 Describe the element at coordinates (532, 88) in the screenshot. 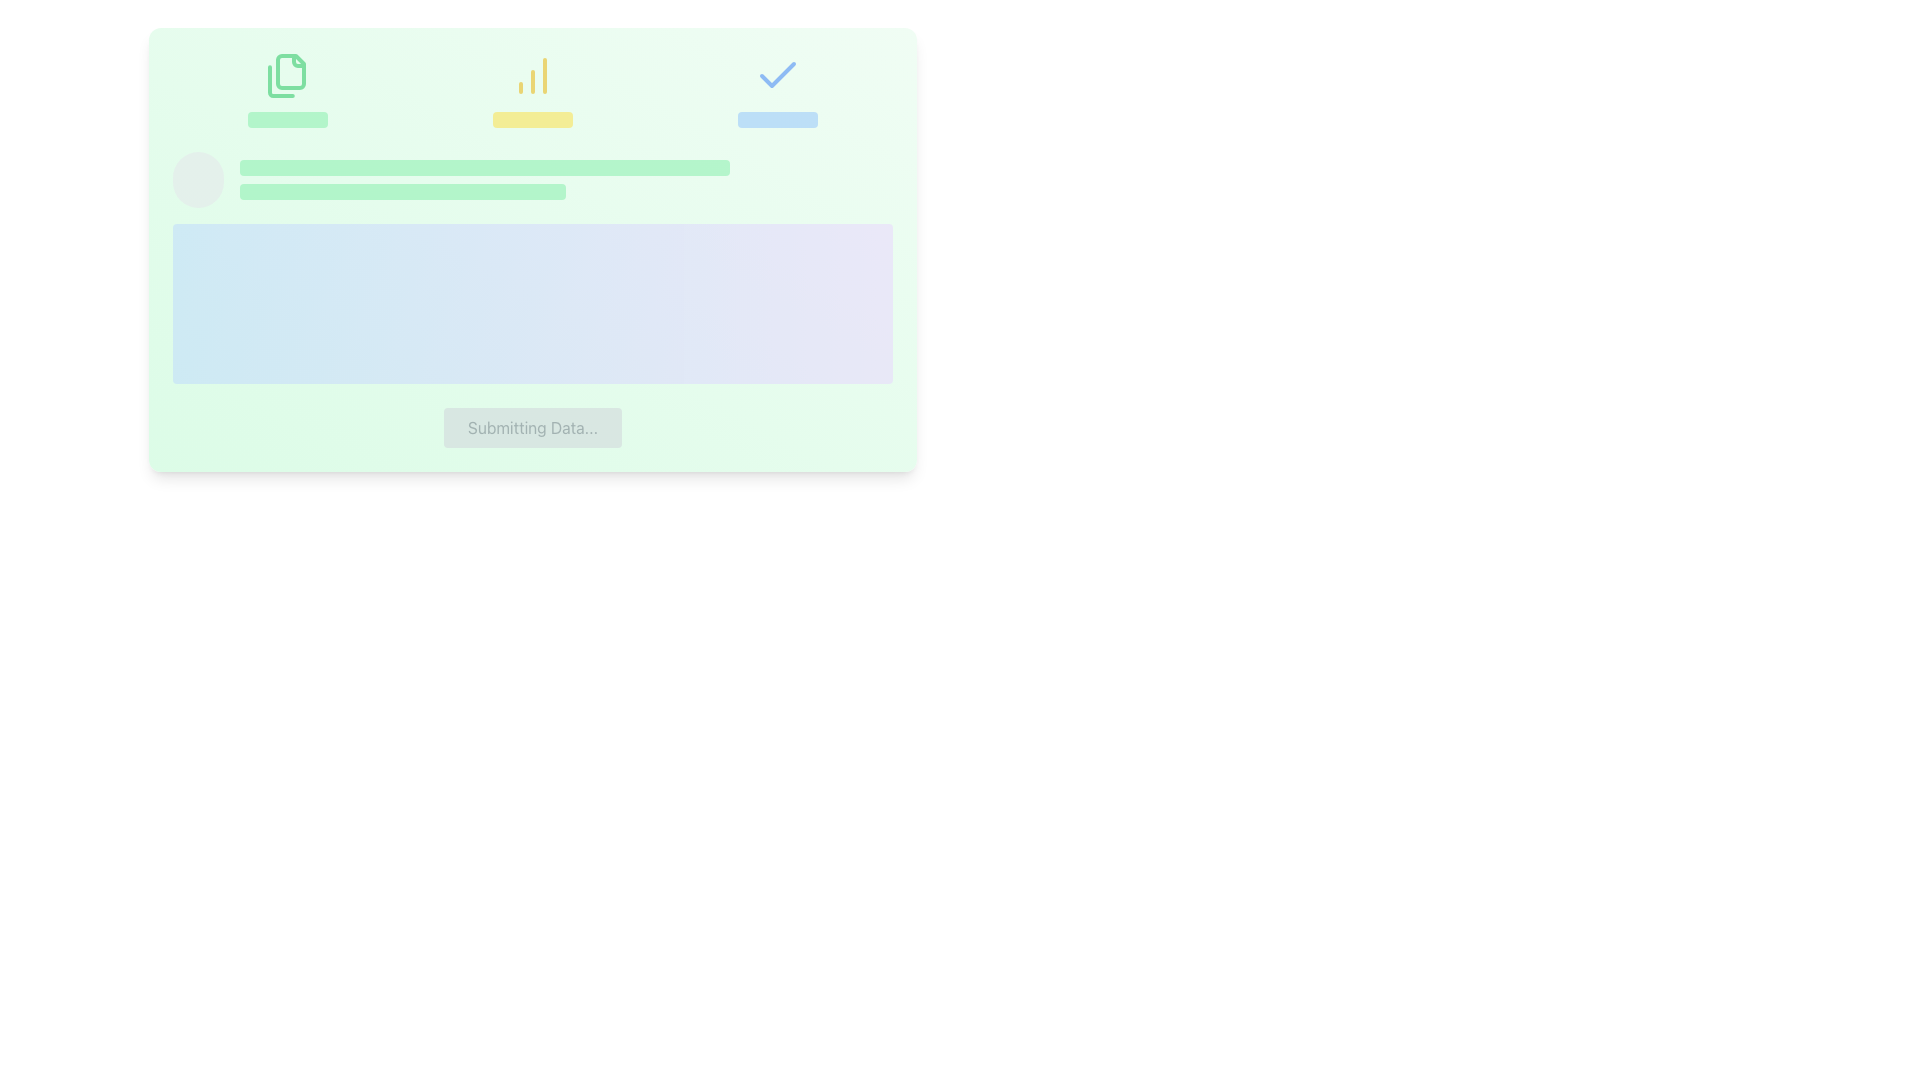

I see `the middle icon with a textual indicator in the upper center section of the interface, which summarizes data trends or statistics` at that location.